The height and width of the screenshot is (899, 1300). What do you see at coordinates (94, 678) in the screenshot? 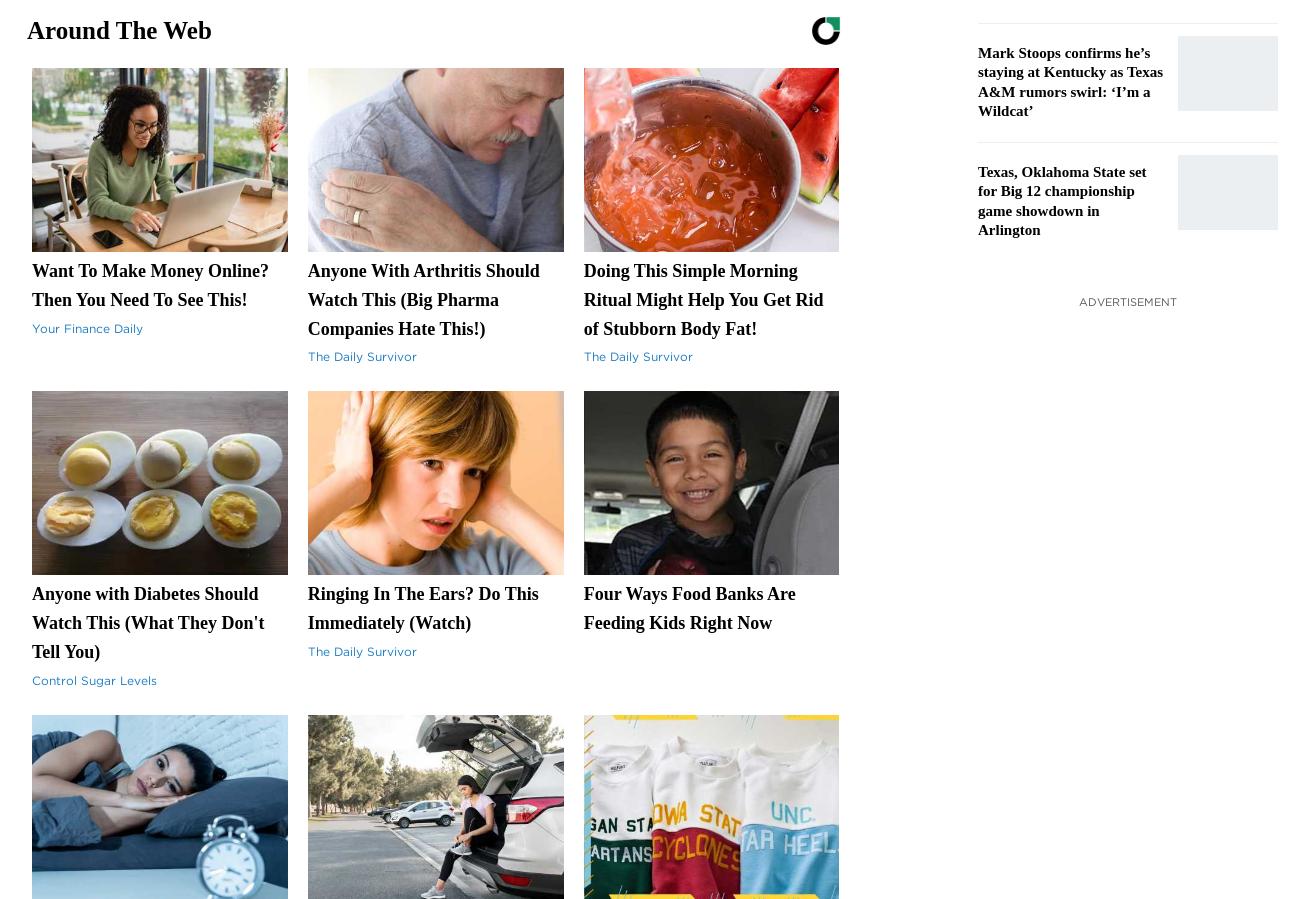
I see `'Control Sugar Levels'` at bounding box center [94, 678].